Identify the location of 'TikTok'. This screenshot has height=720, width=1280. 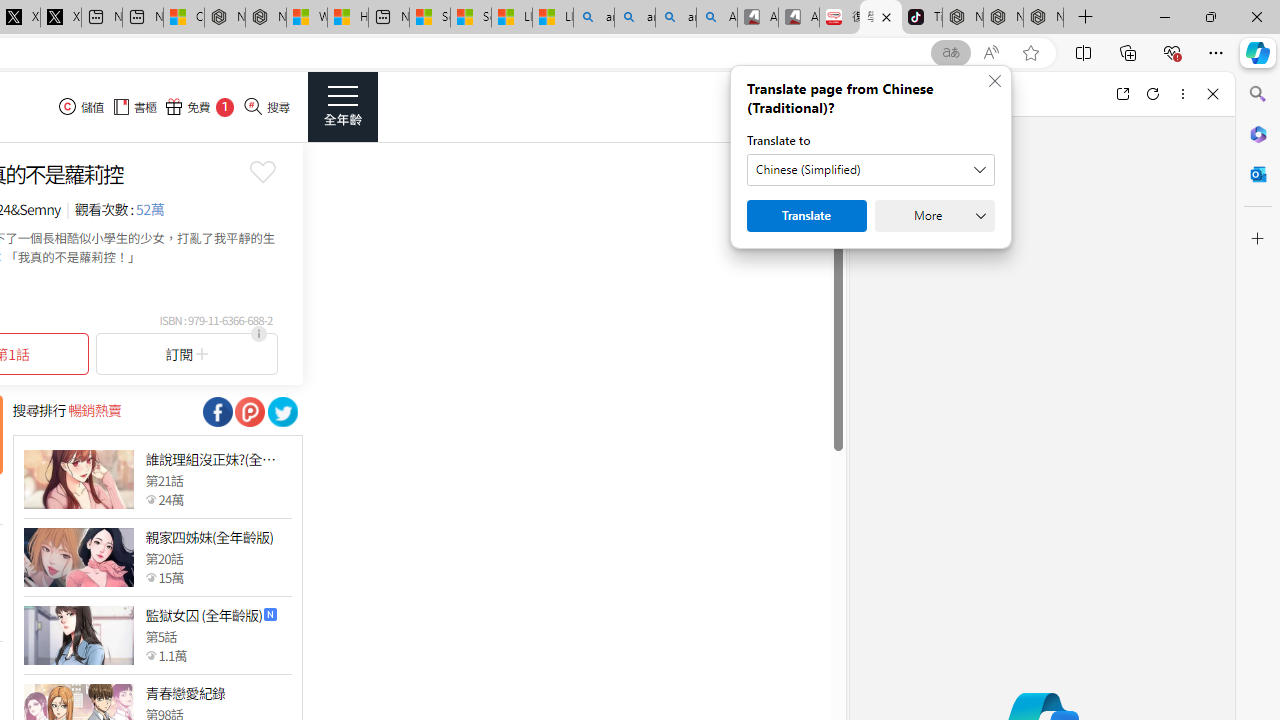
(921, 17).